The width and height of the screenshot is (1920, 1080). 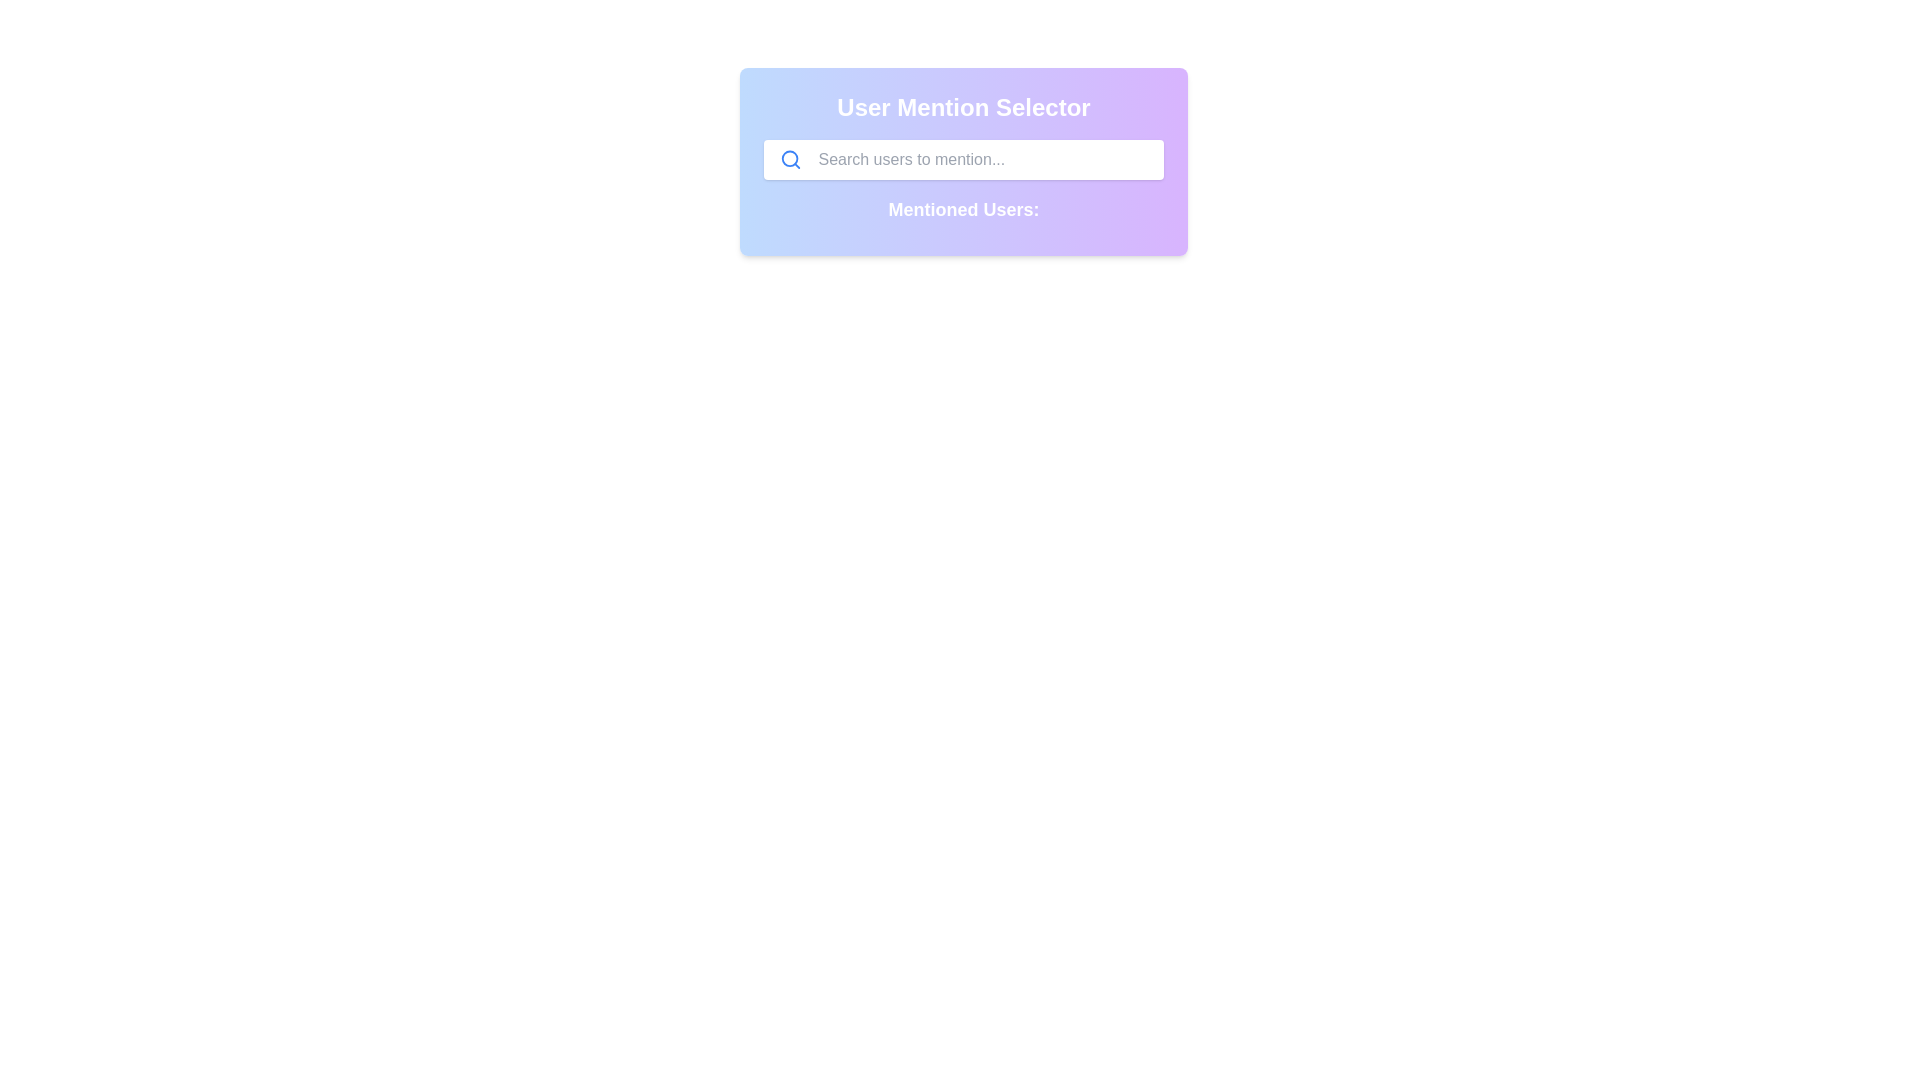 What do you see at coordinates (964, 209) in the screenshot?
I see `the text label reading 'Mentioned Users:' which is styled in a bold white font, located directly below the search bar in the main user mention interface` at bounding box center [964, 209].